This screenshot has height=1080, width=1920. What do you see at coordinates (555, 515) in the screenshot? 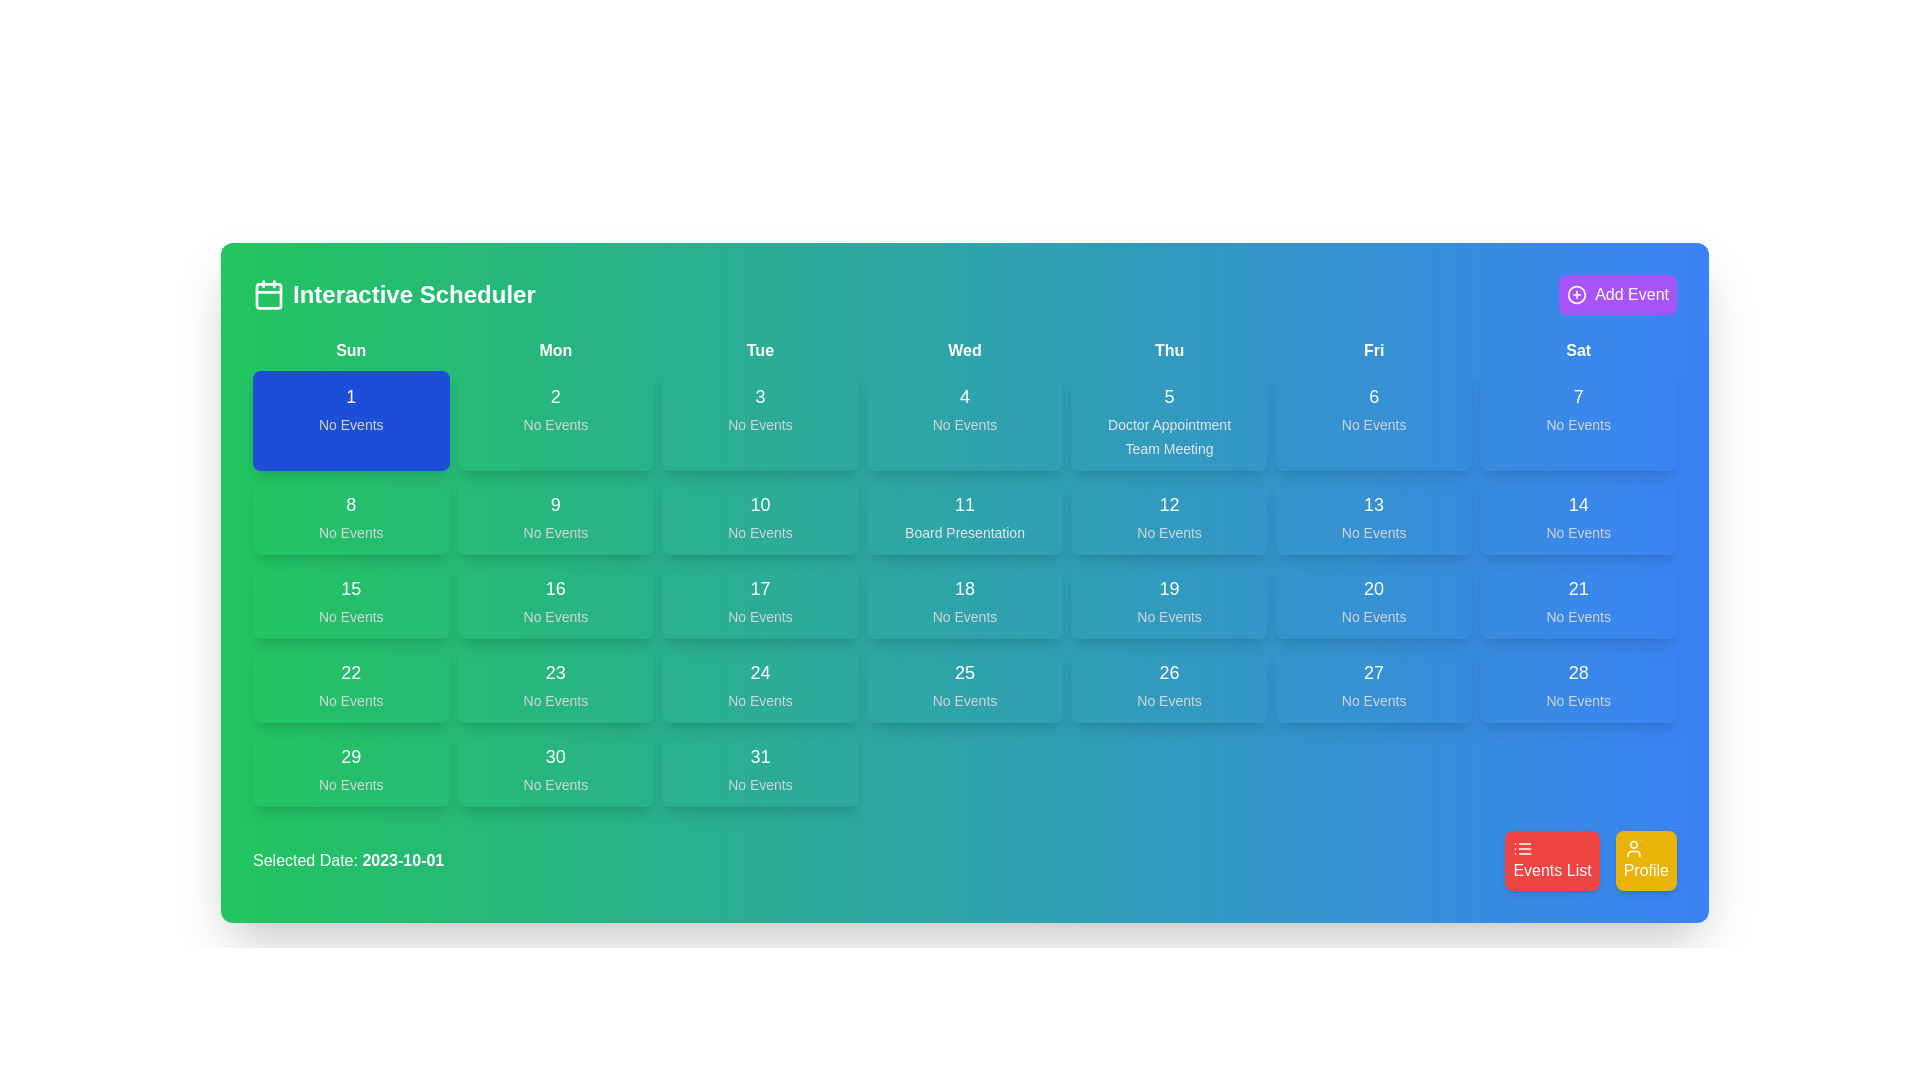
I see `the calendar cell representing the ninth day (Mon 9)` at bounding box center [555, 515].